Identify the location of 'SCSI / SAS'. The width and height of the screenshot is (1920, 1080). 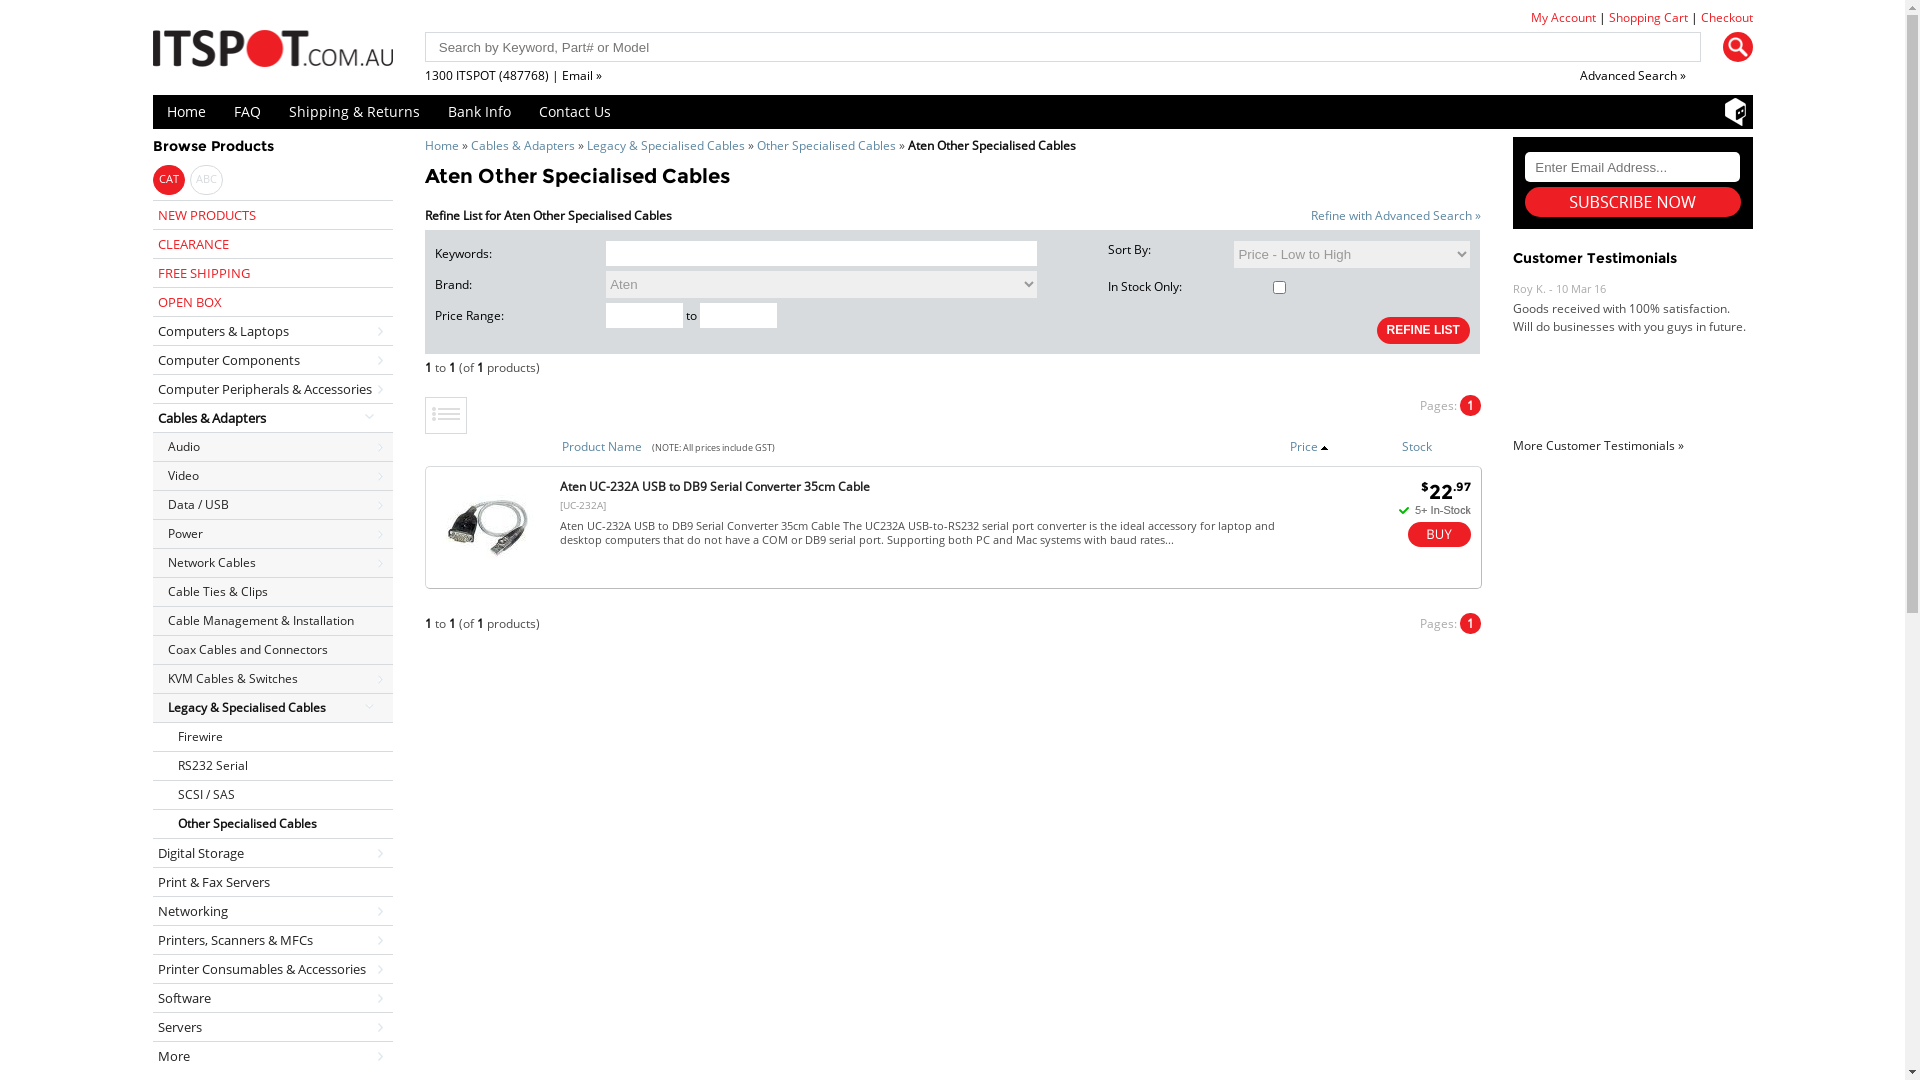
(271, 793).